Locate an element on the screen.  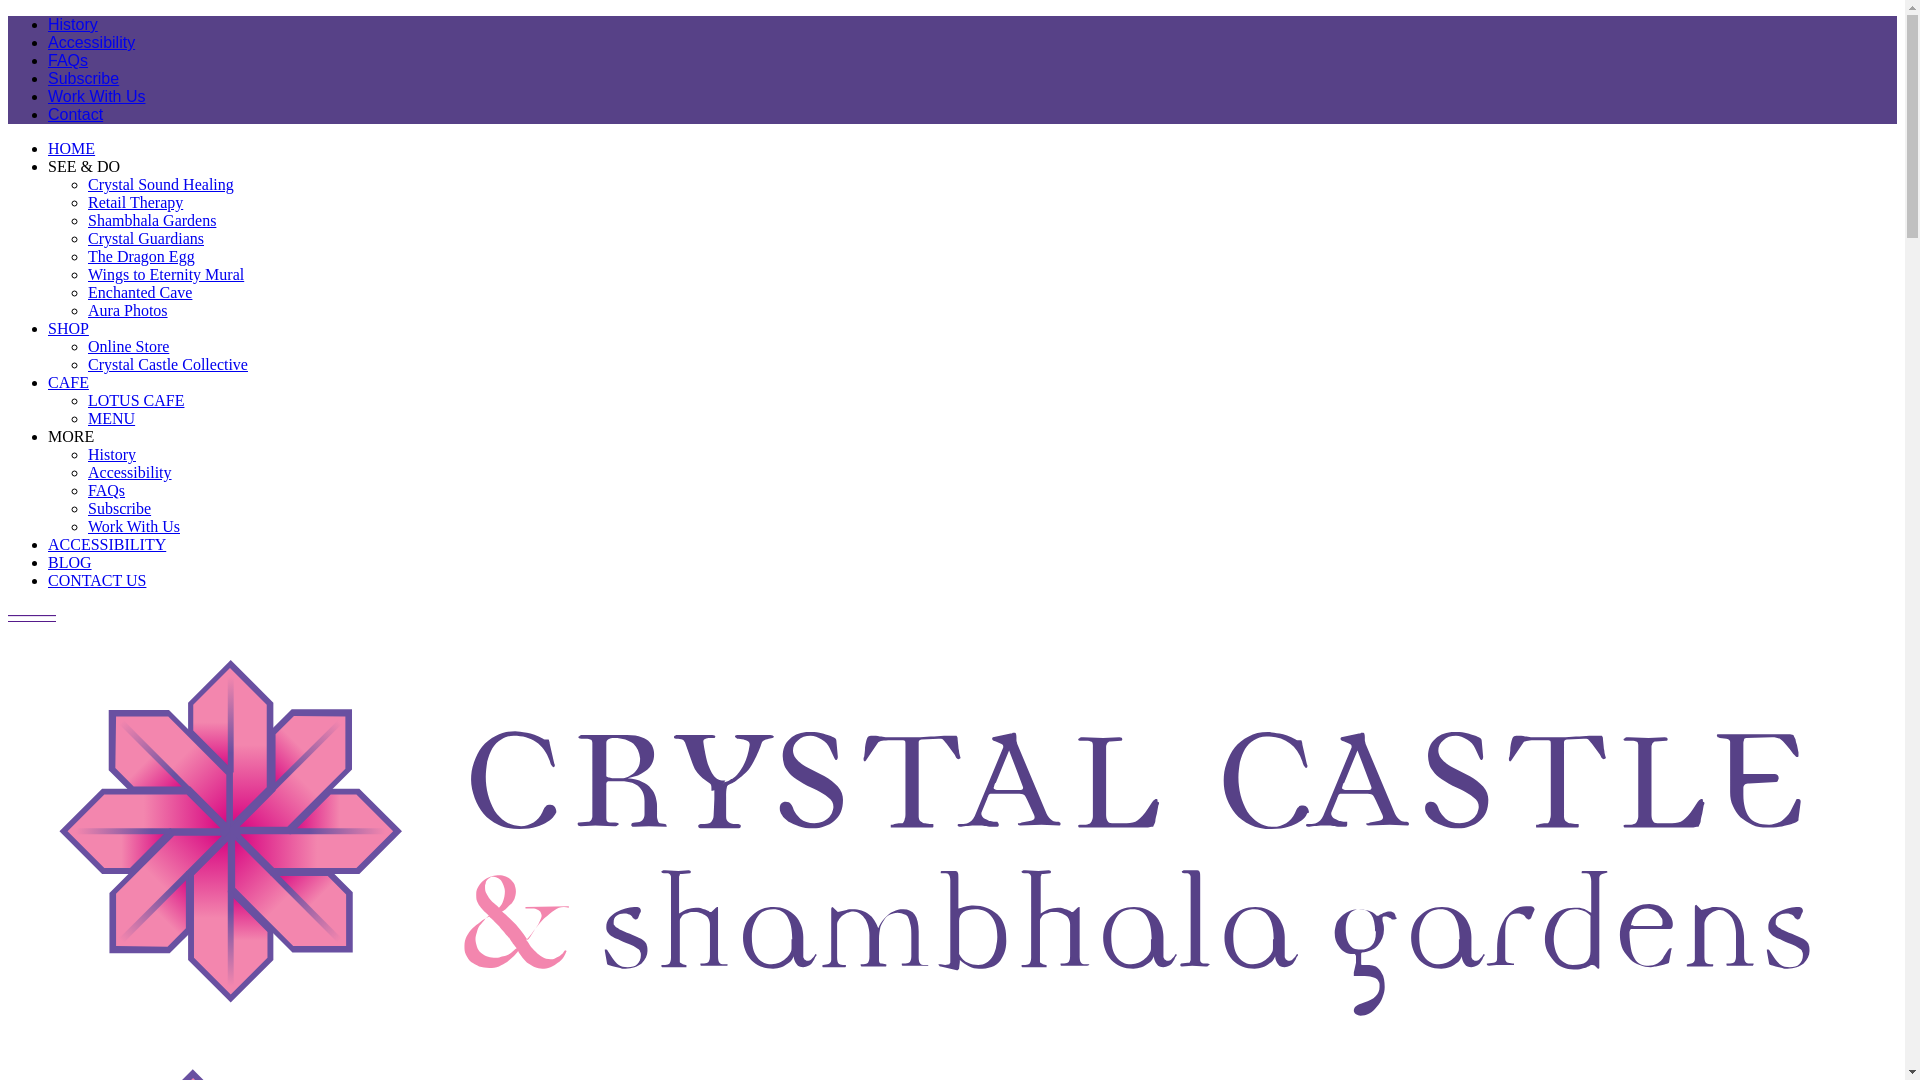
'ACCESSIBILITY' is located at coordinates (105, 544).